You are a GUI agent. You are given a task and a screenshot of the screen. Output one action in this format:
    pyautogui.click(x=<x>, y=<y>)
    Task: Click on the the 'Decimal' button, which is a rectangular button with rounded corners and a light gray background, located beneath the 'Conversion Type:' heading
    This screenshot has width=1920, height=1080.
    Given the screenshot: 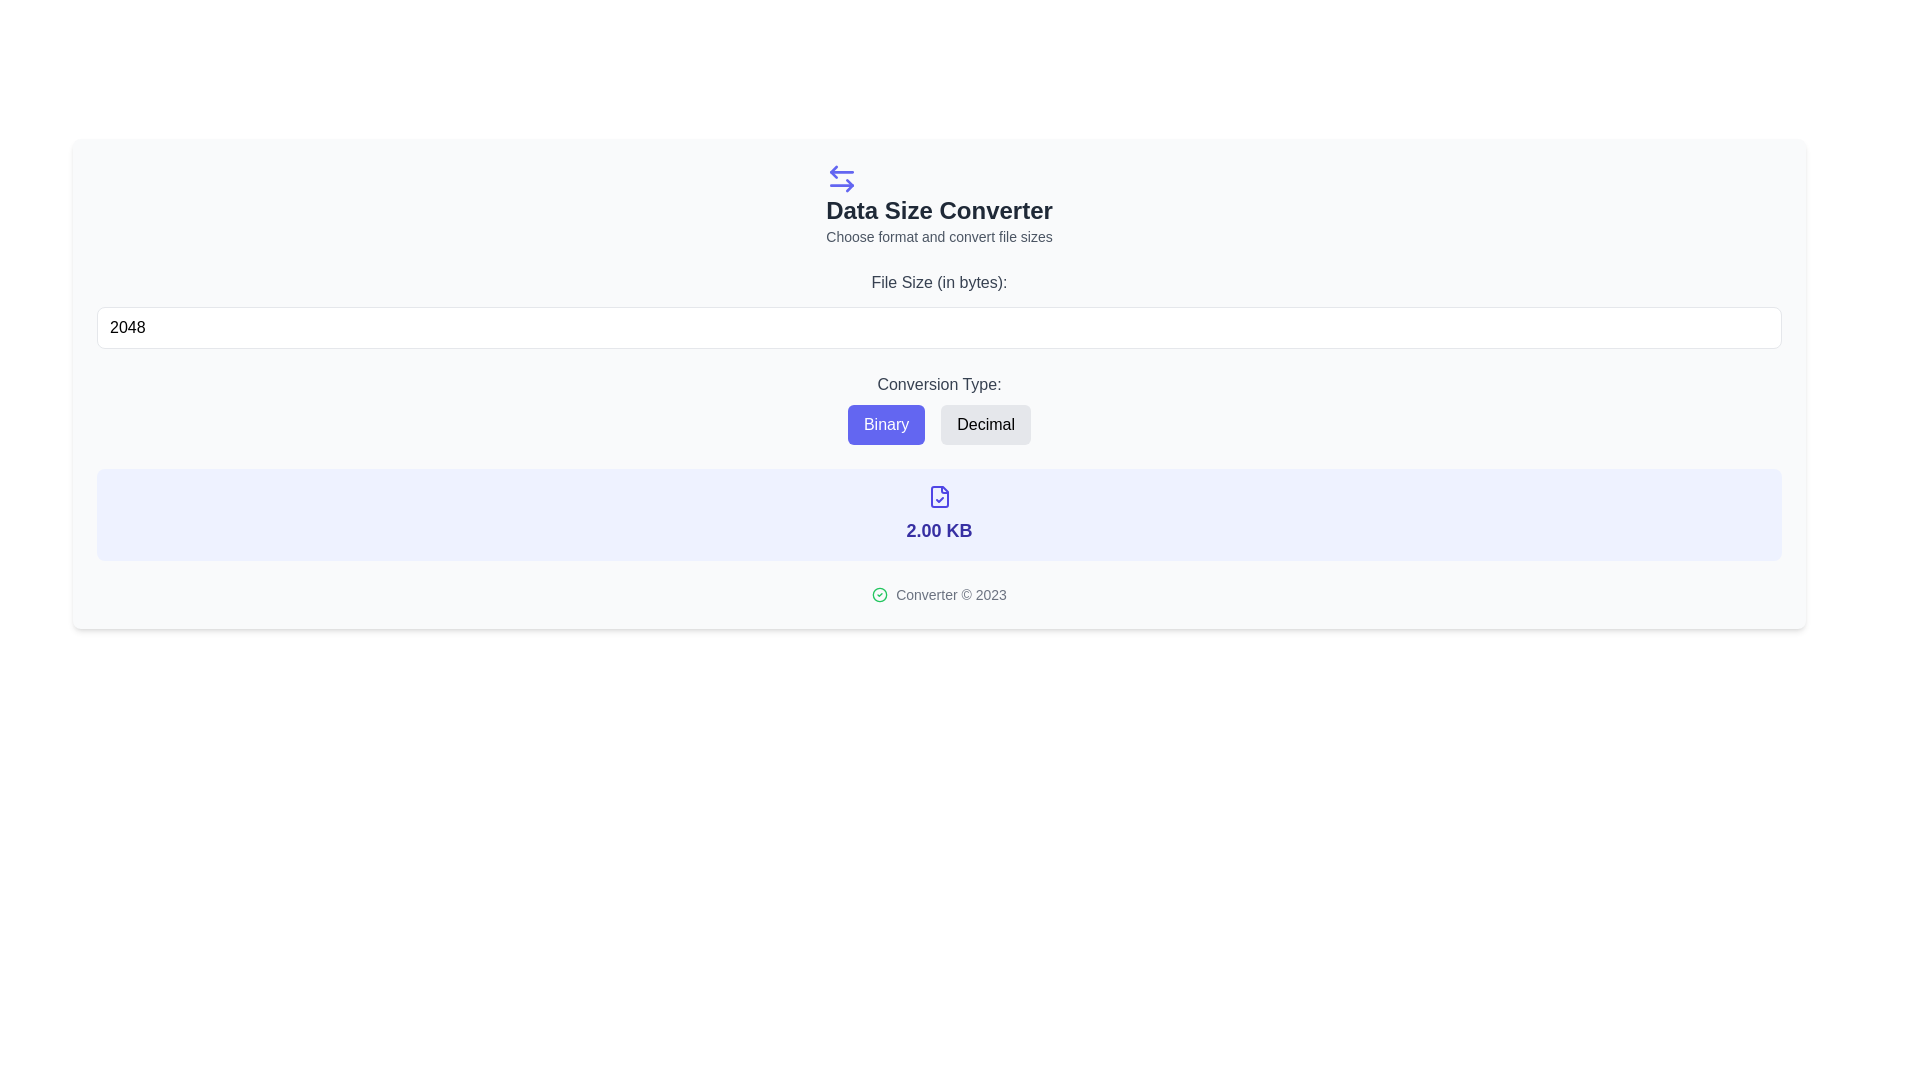 What is the action you would take?
    pyautogui.click(x=986, y=423)
    